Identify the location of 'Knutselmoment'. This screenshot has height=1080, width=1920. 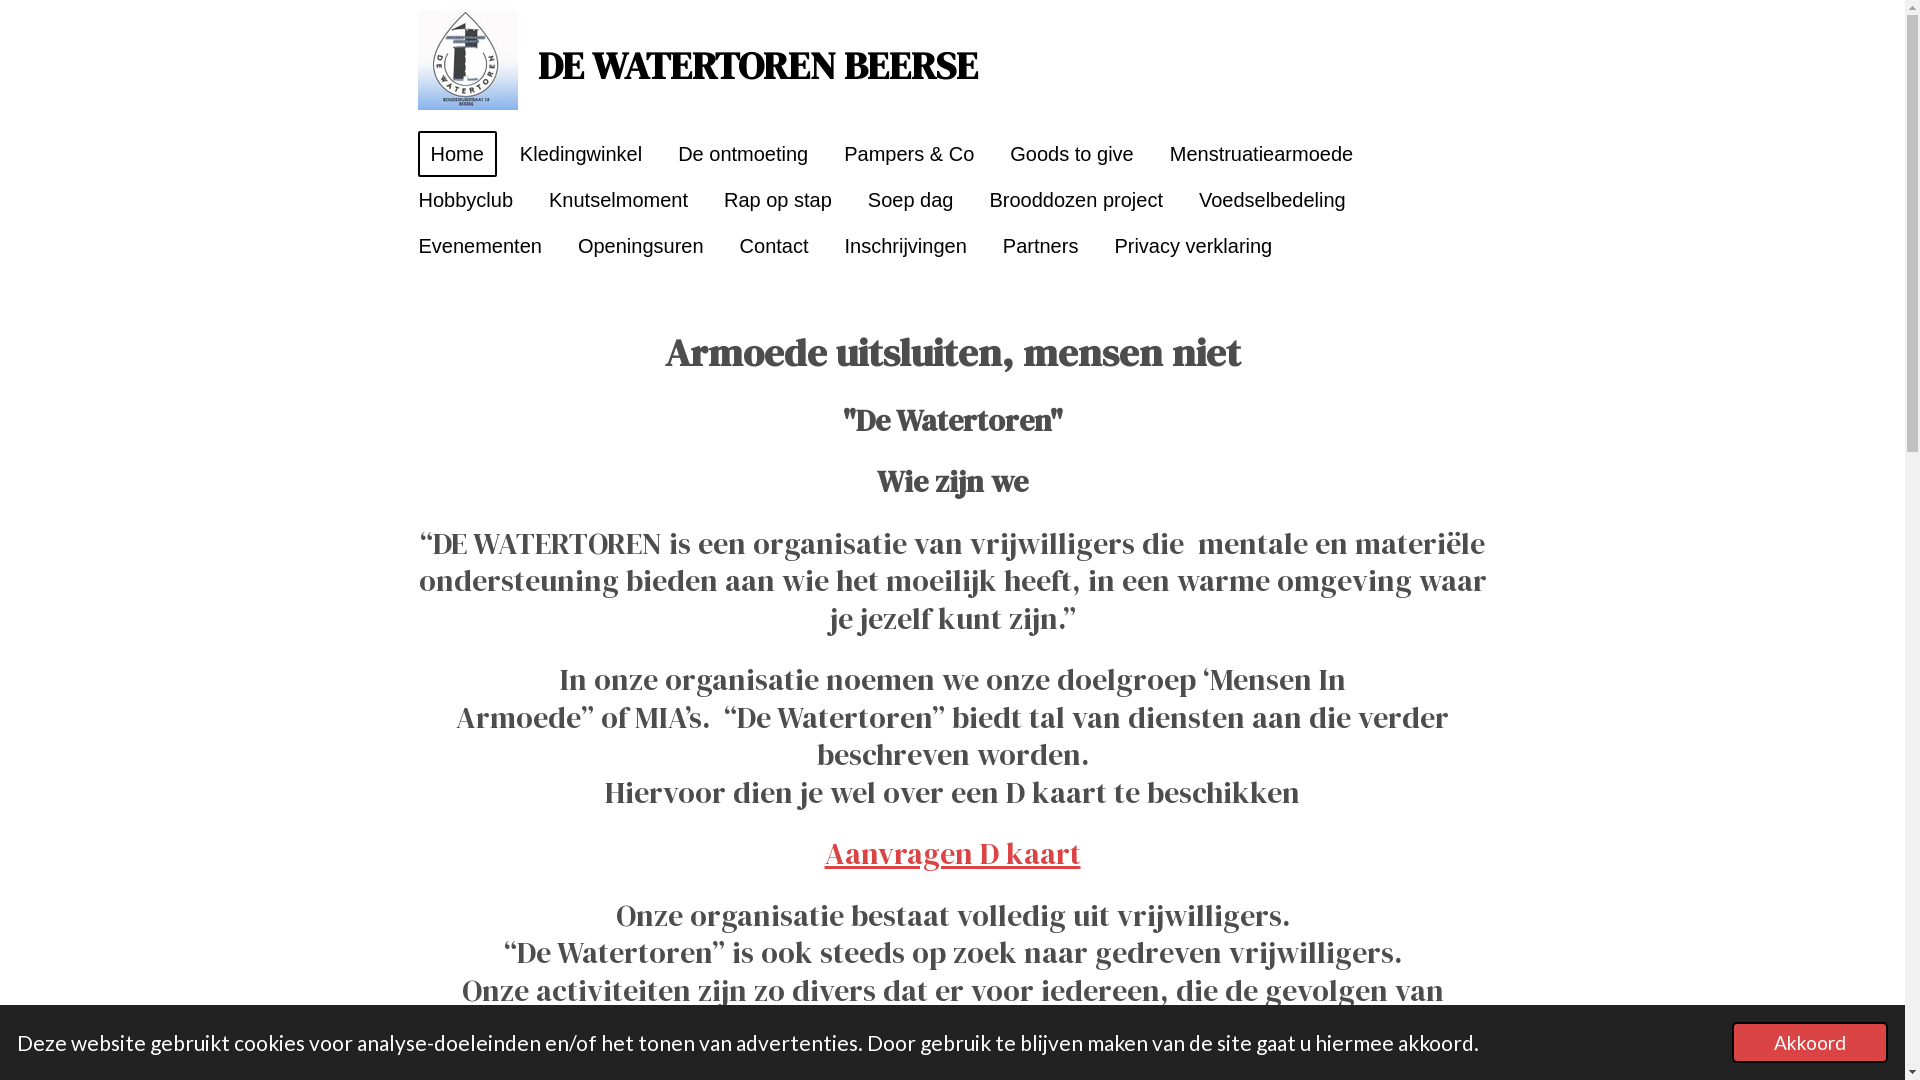
(617, 200).